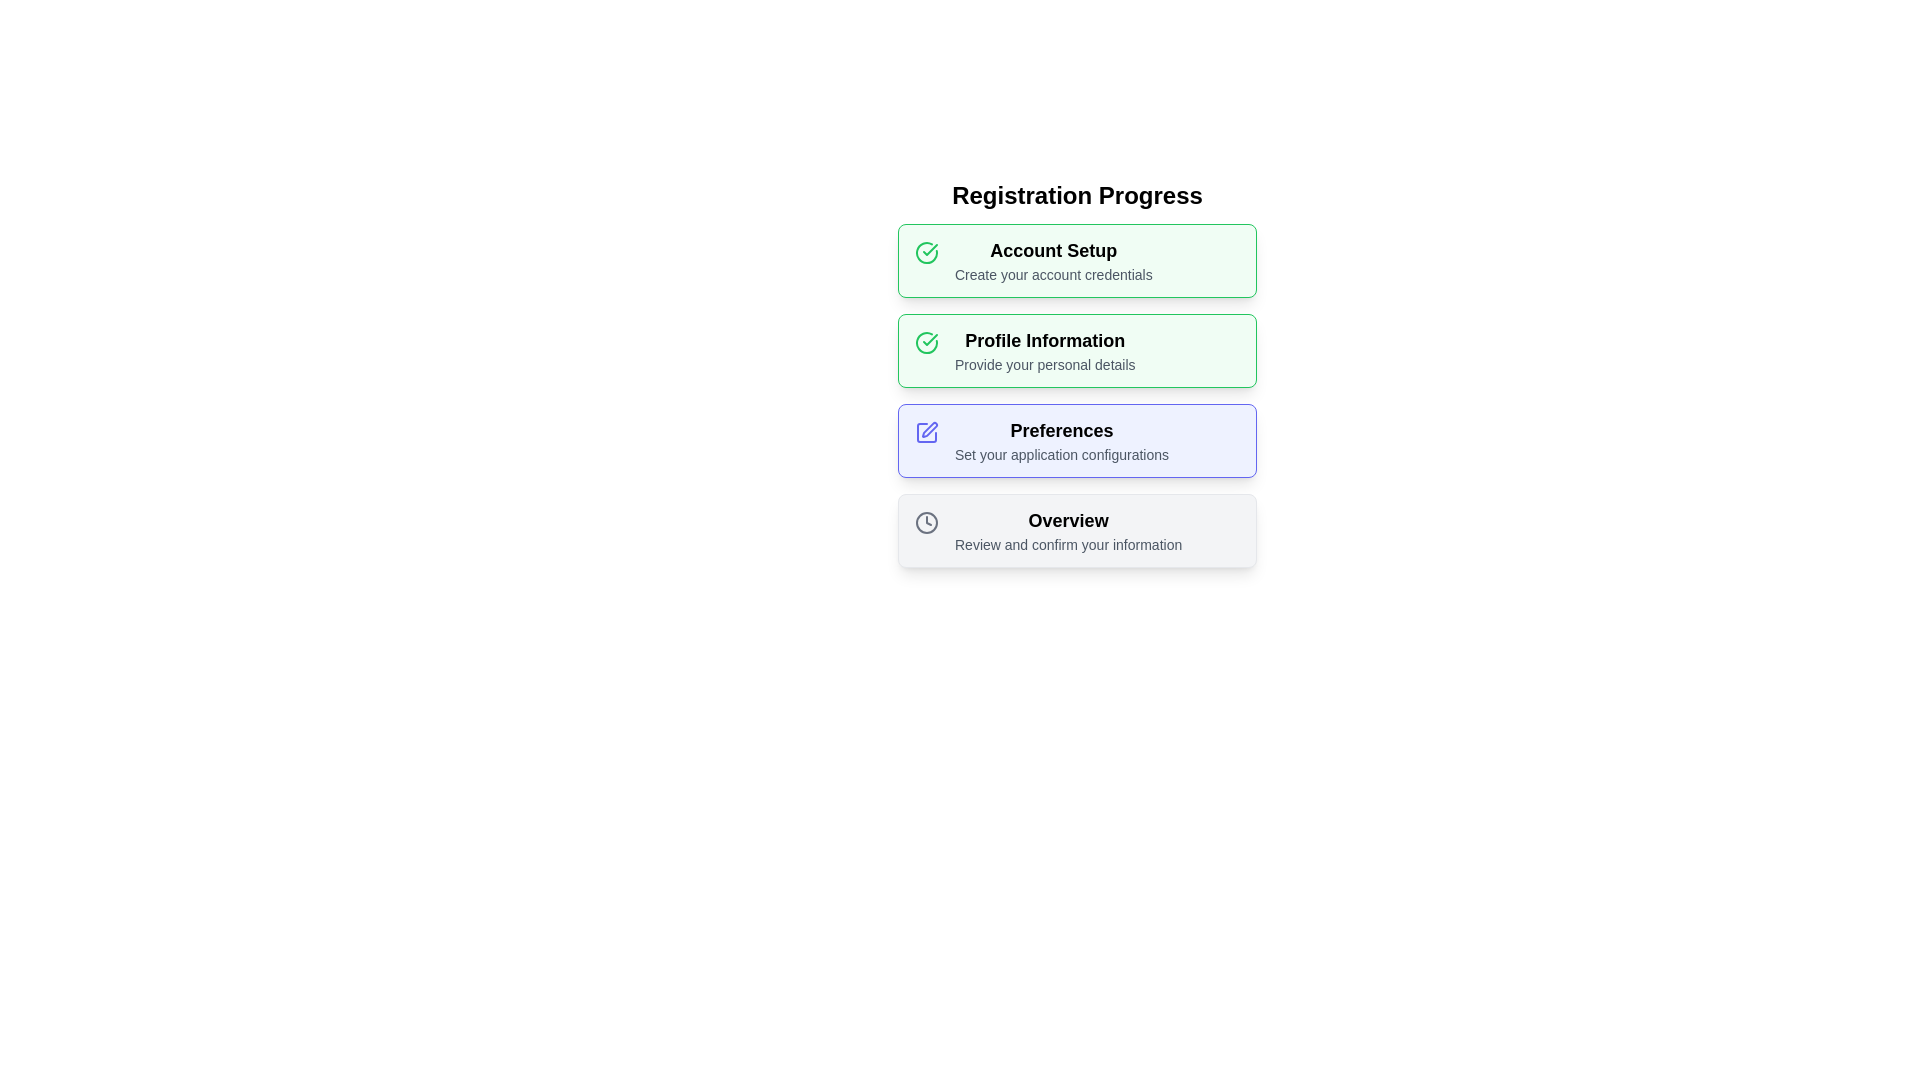 The image size is (1920, 1080). What do you see at coordinates (925, 431) in the screenshot?
I see `the 'Preferences' step icon in the registration process interface, located in the right section of the step, which visually indicates this stage of registration` at bounding box center [925, 431].